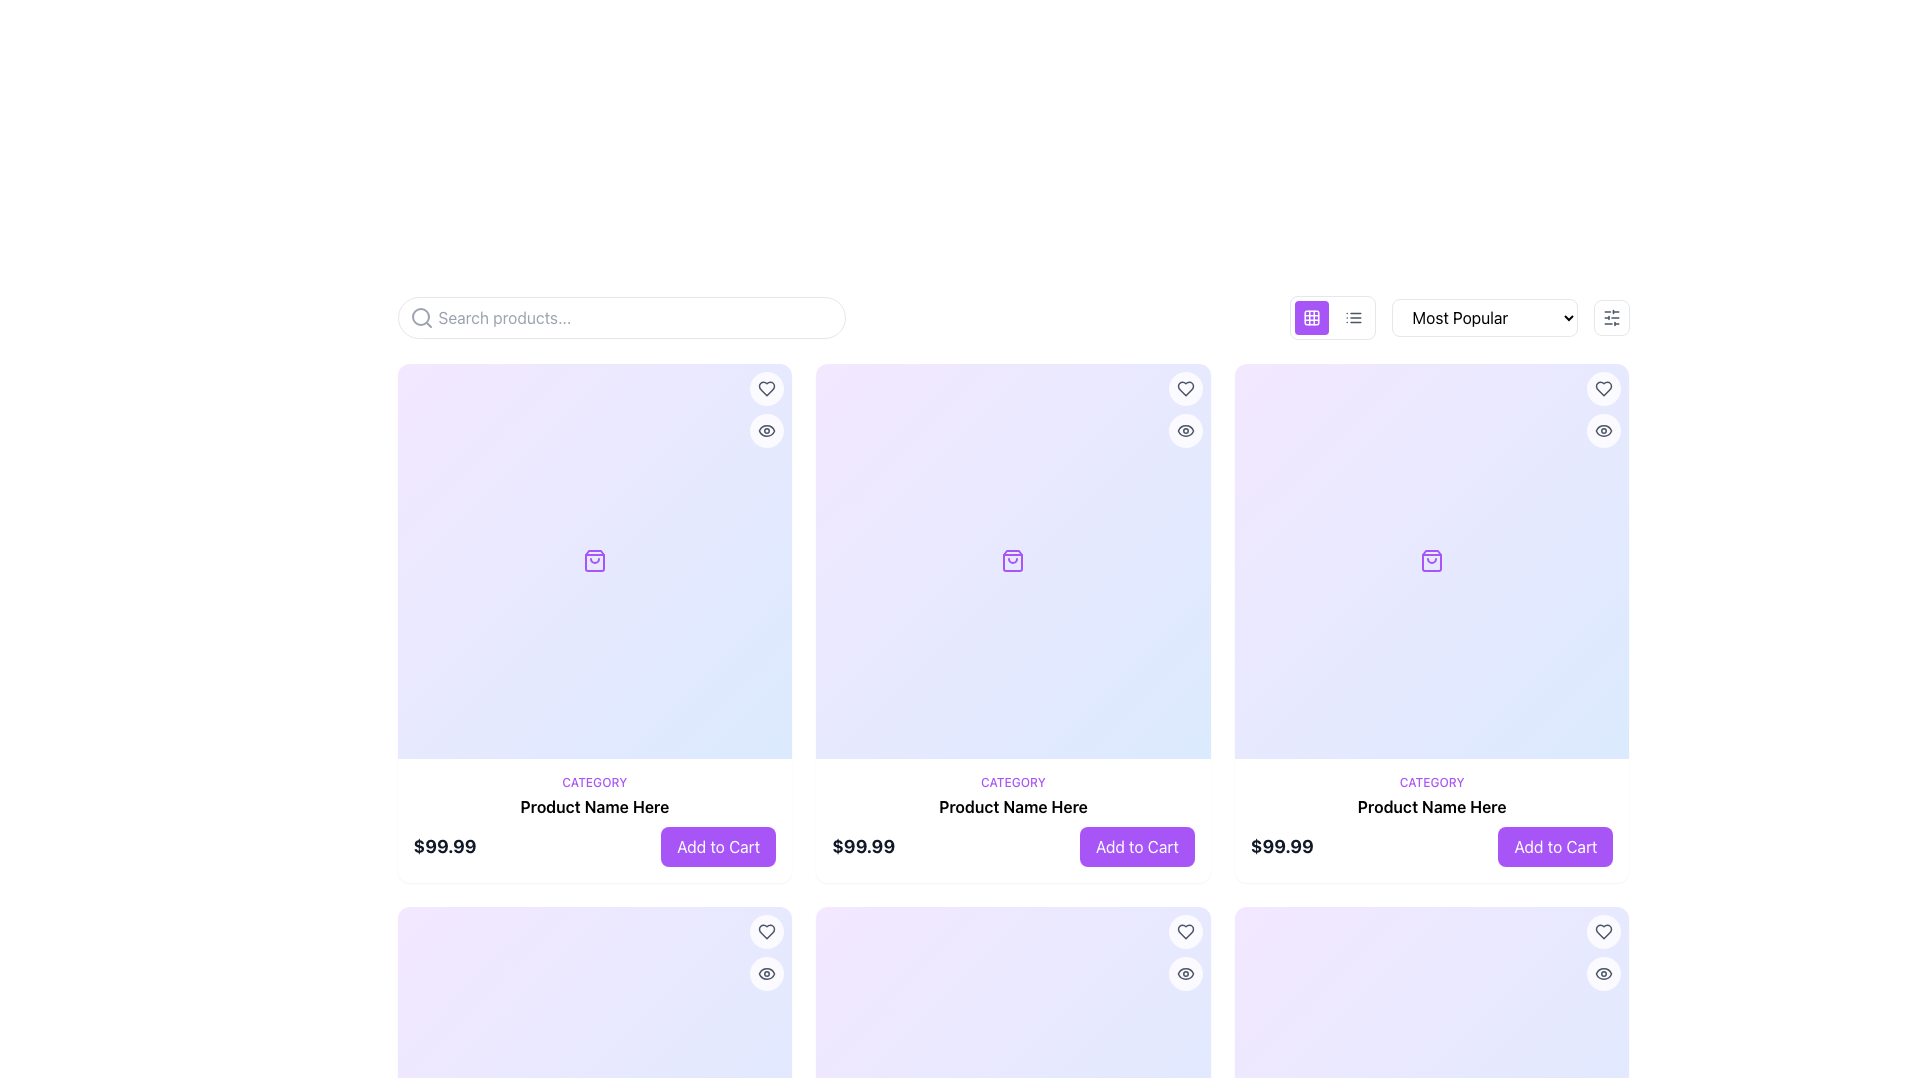 The width and height of the screenshot is (1920, 1080). What do you see at coordinates (1431, 805) in the screenshot?
I see `the textual label displaying 'Product Name Here' in bold font style, which is centrally aligned within the layout section of the fourth product card` at bounding box center [1431, 805].